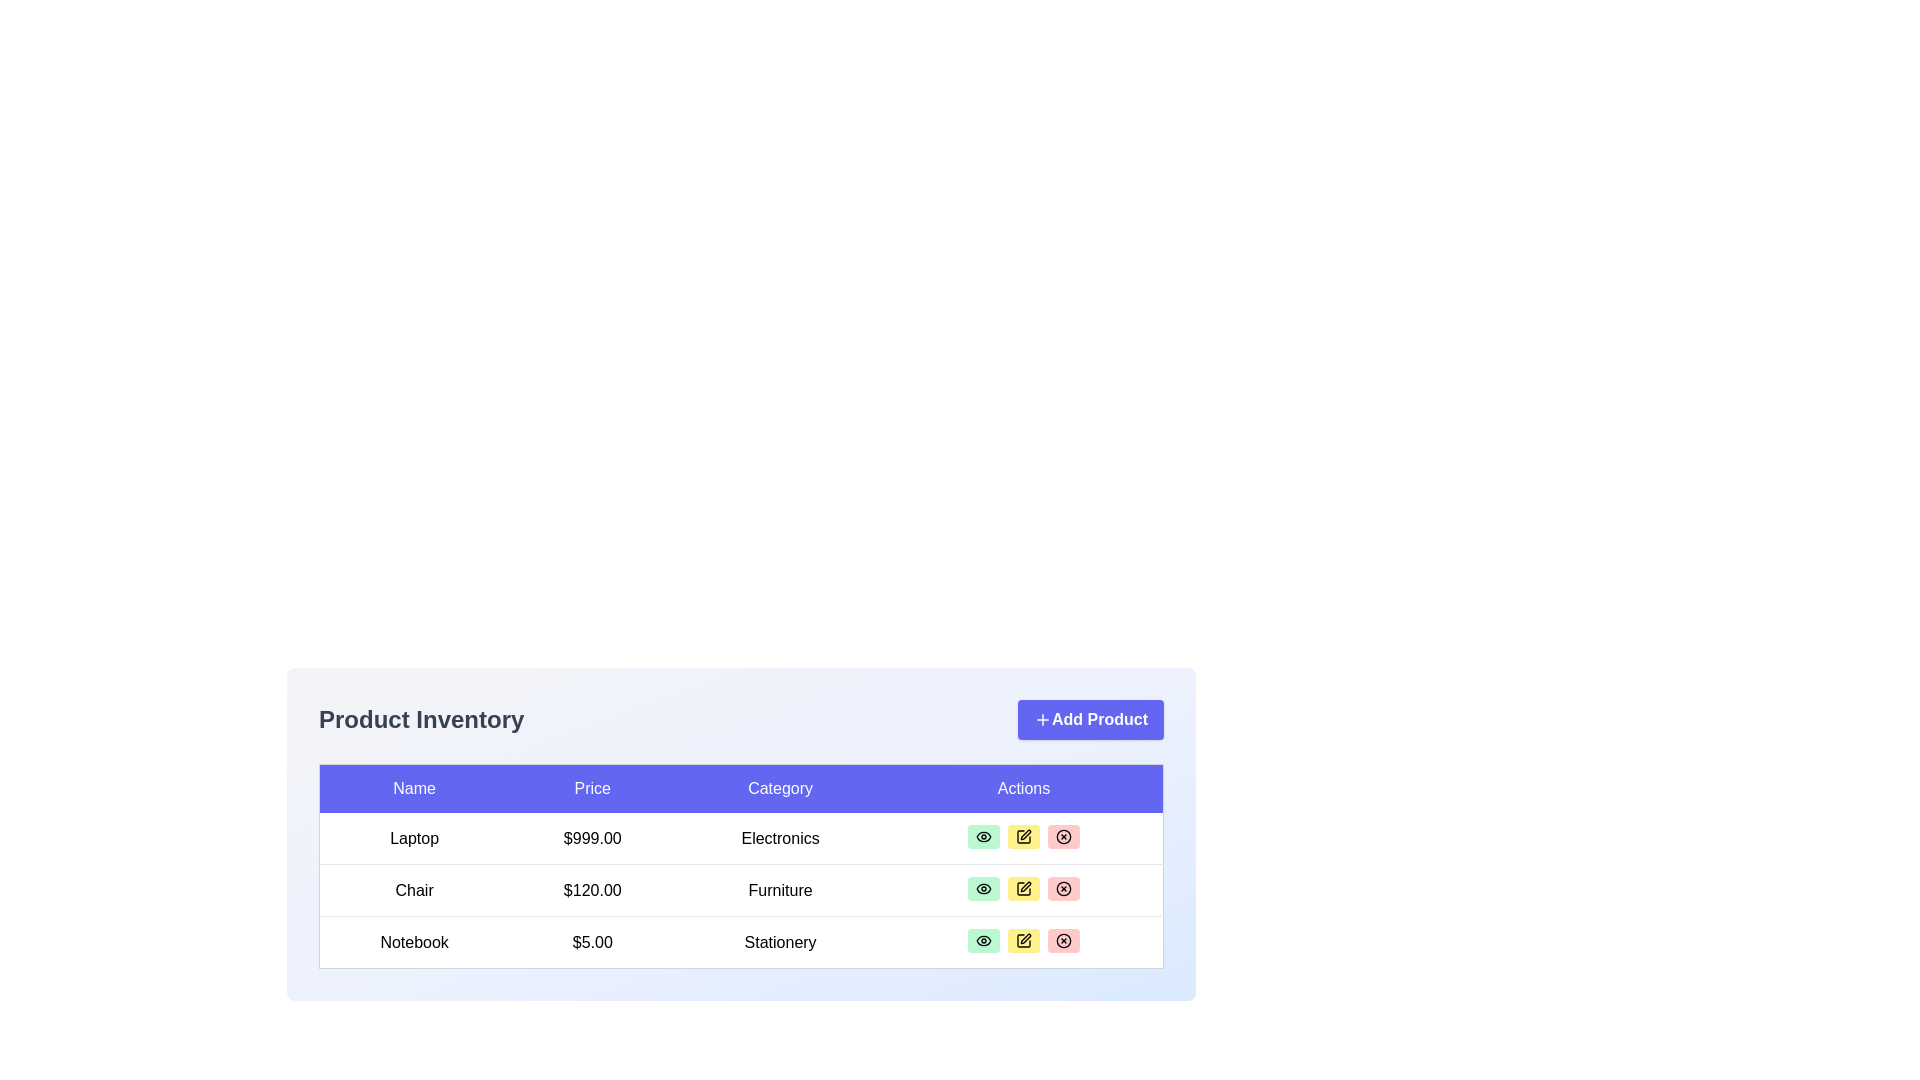 This screenshot has width=1920, height=1080. I want to click on the small yellow pen icon located in the last row of the 'Actions' column under 'Notebook $5.00 Stationery' to initiate an edit action, so click(1023, 941).